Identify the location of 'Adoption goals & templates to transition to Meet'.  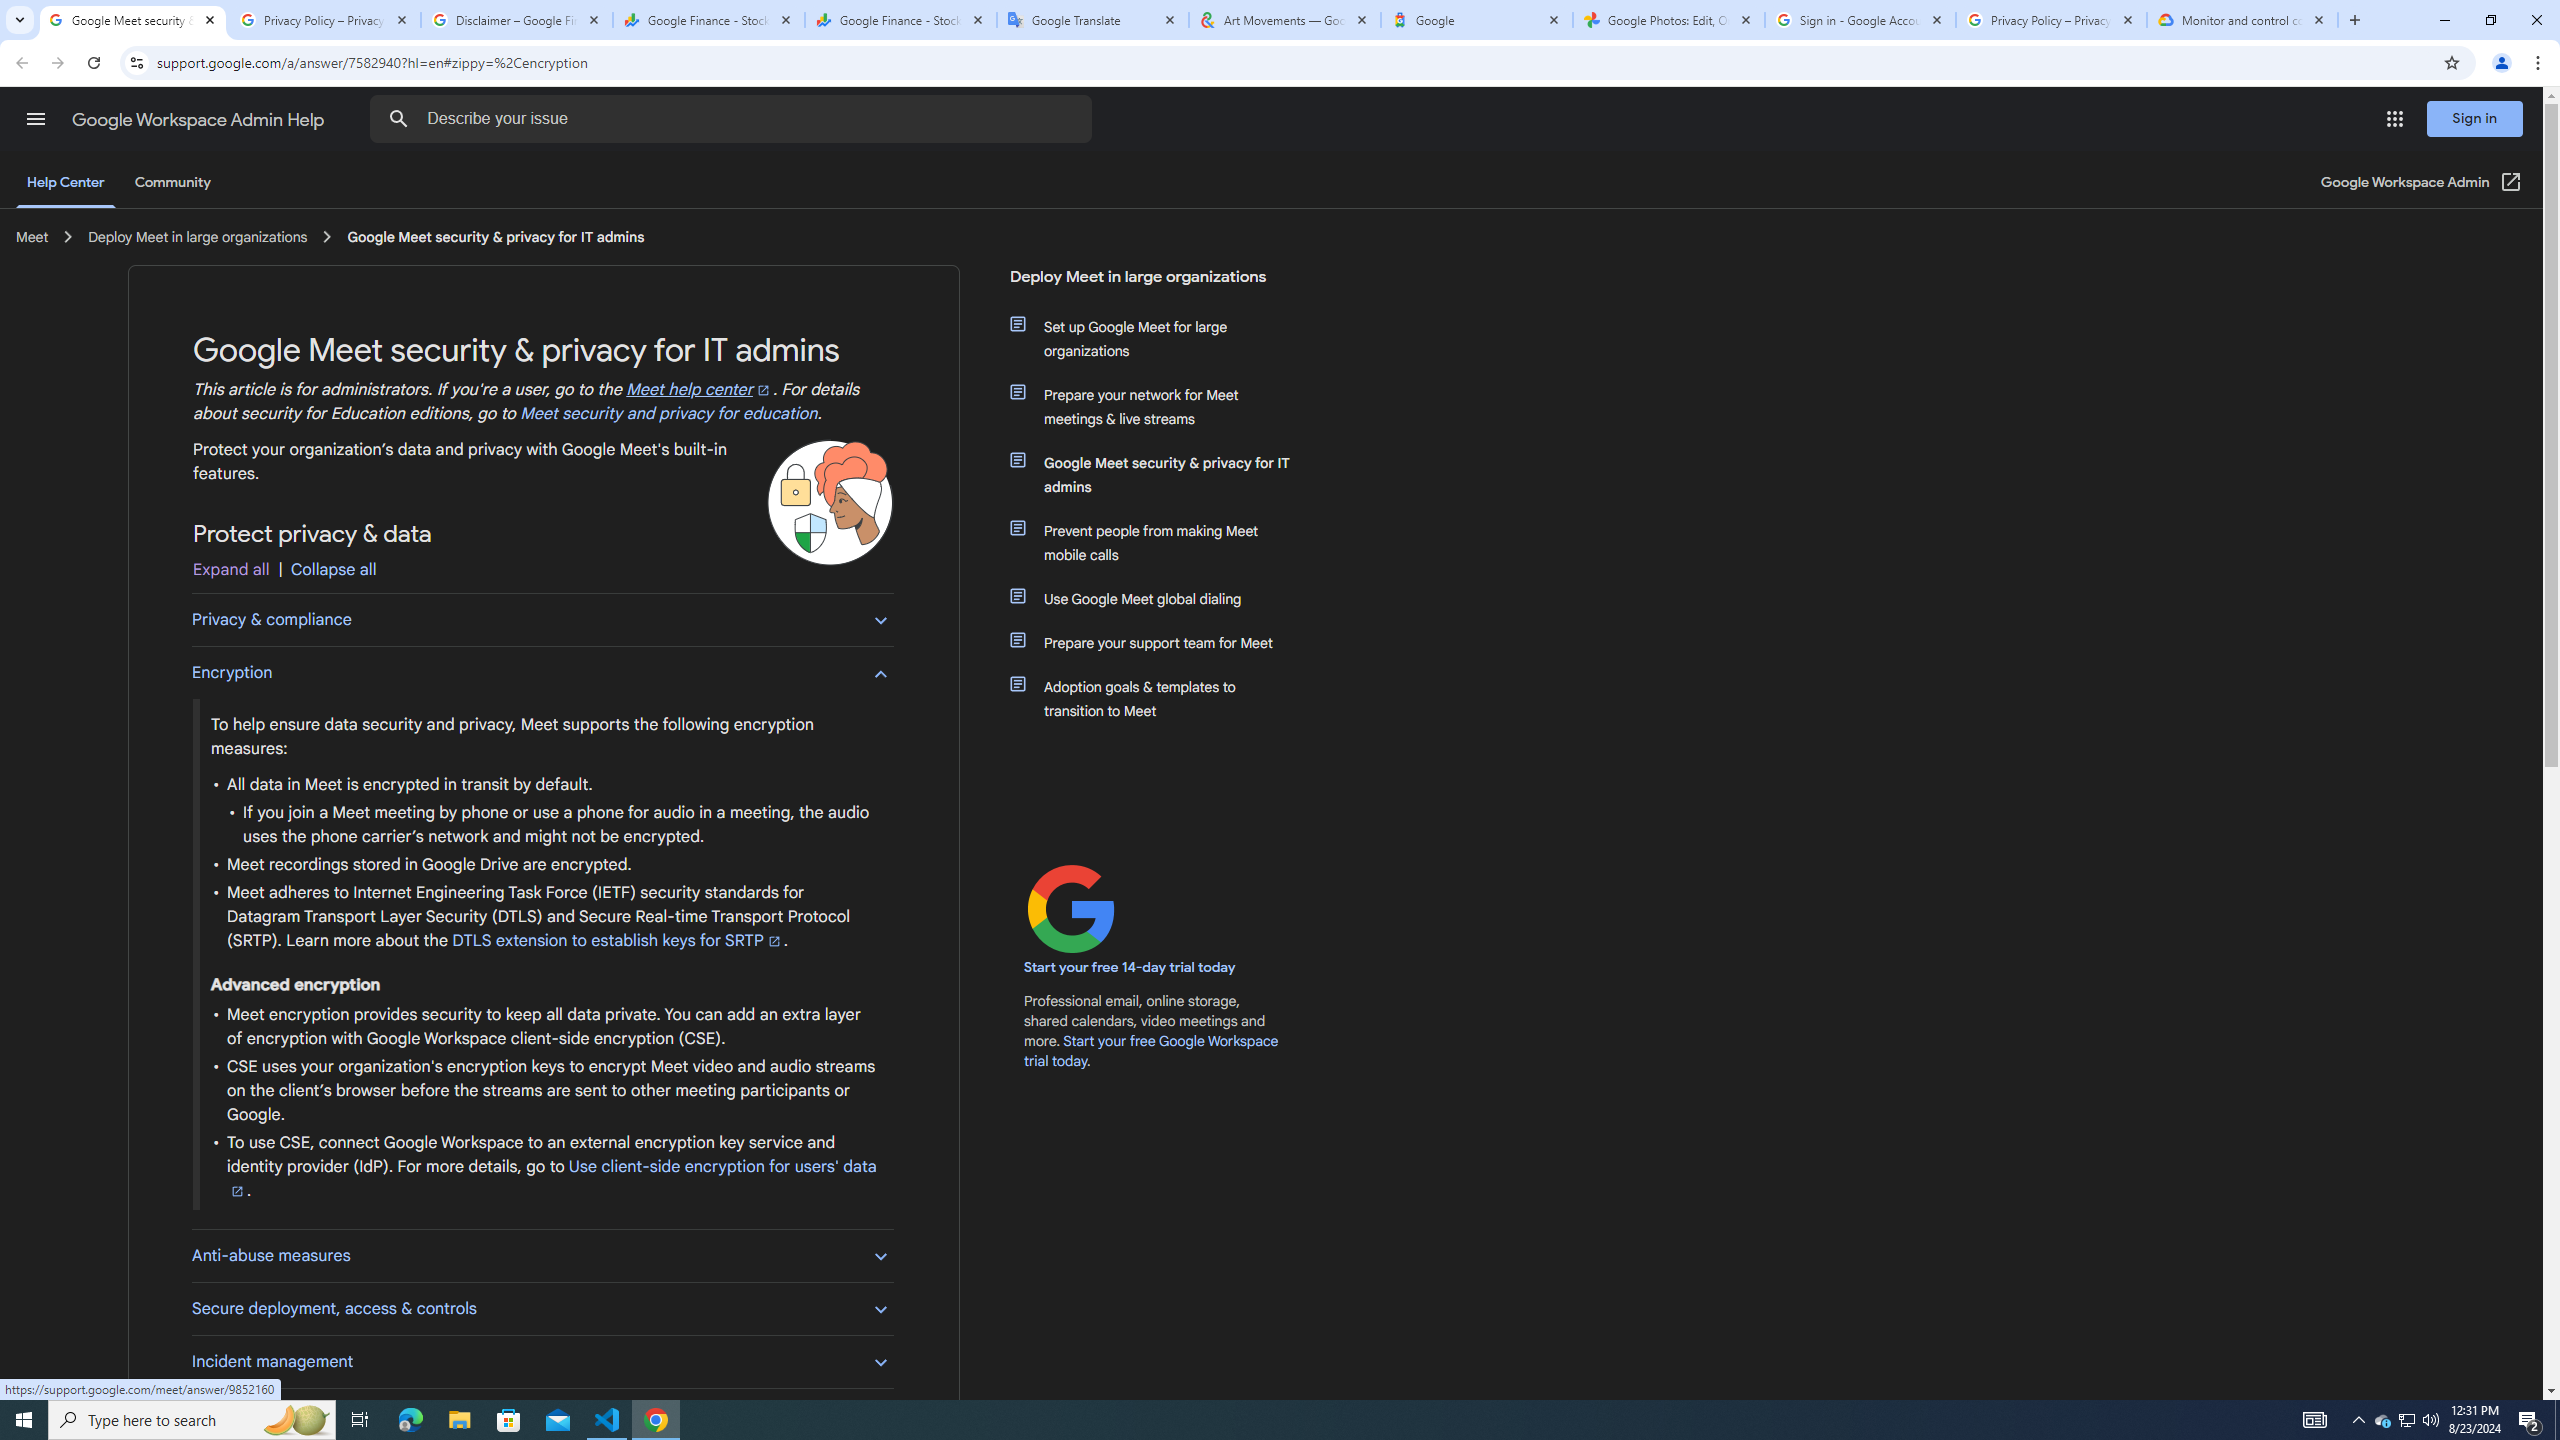
(1162, 698).